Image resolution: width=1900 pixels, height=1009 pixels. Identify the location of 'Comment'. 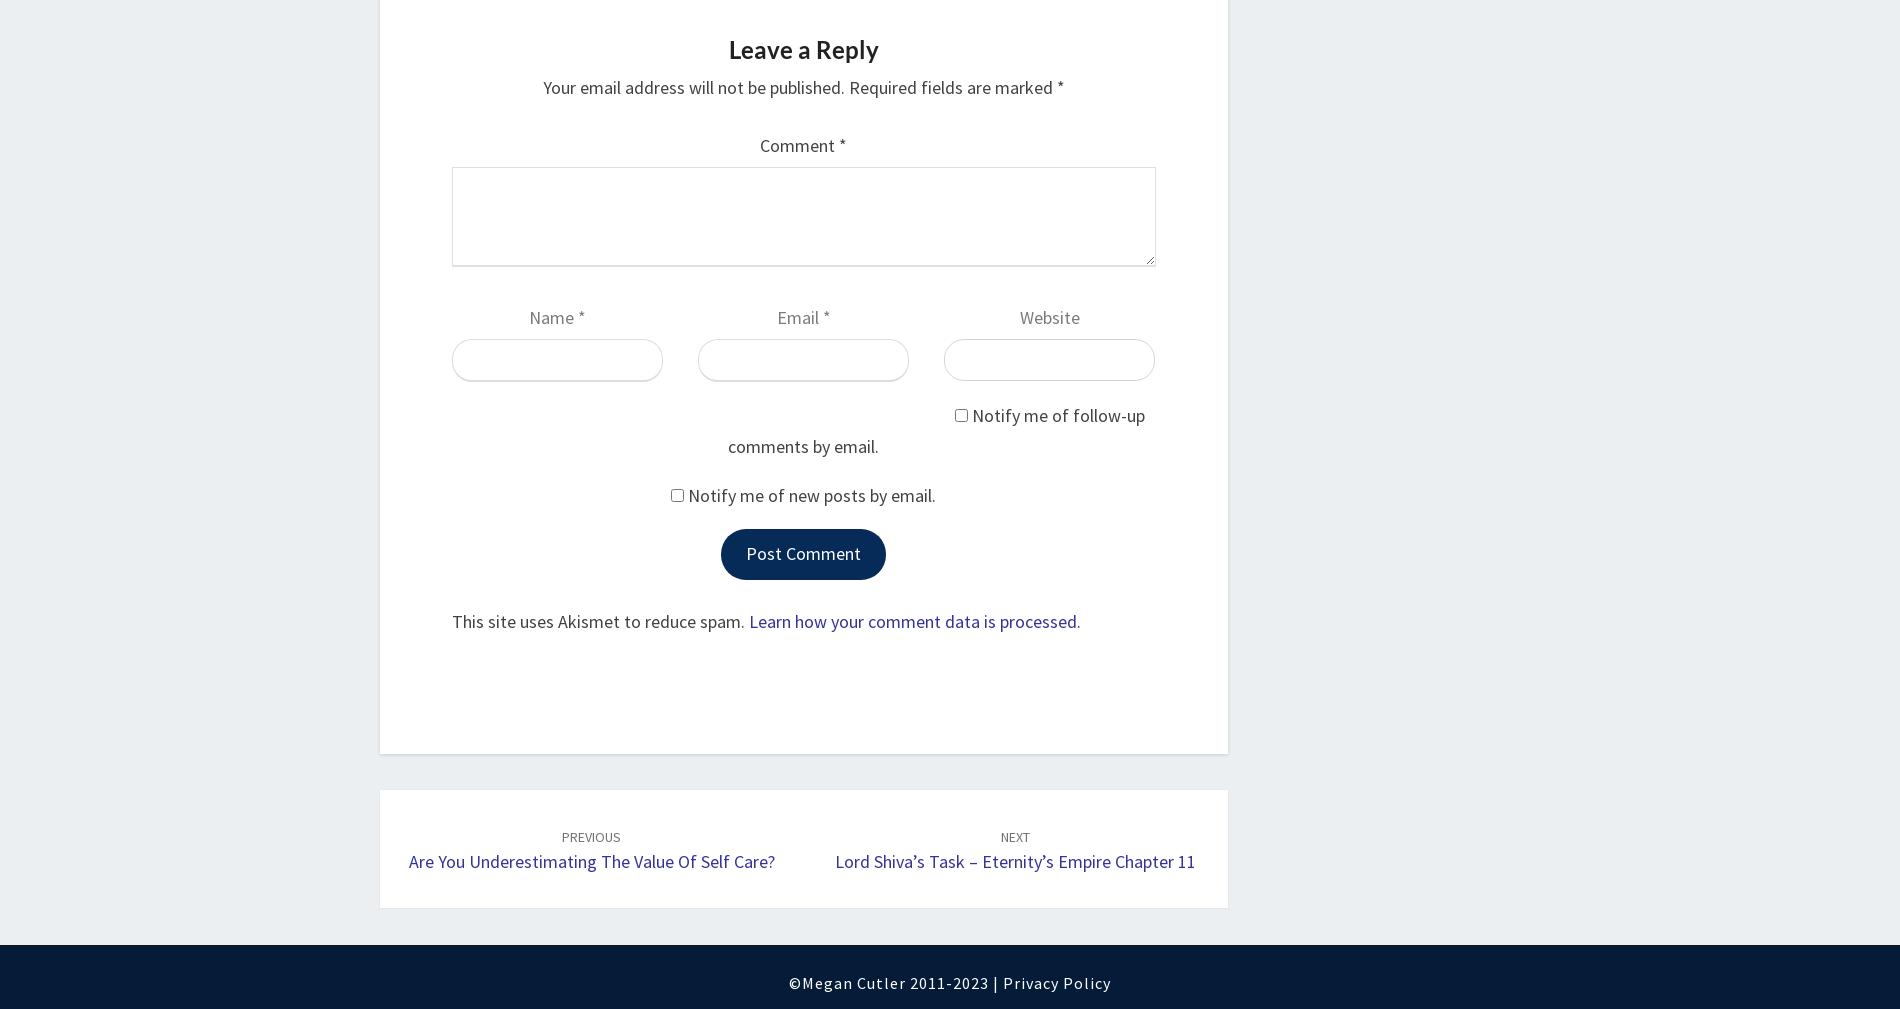
(798, 143).